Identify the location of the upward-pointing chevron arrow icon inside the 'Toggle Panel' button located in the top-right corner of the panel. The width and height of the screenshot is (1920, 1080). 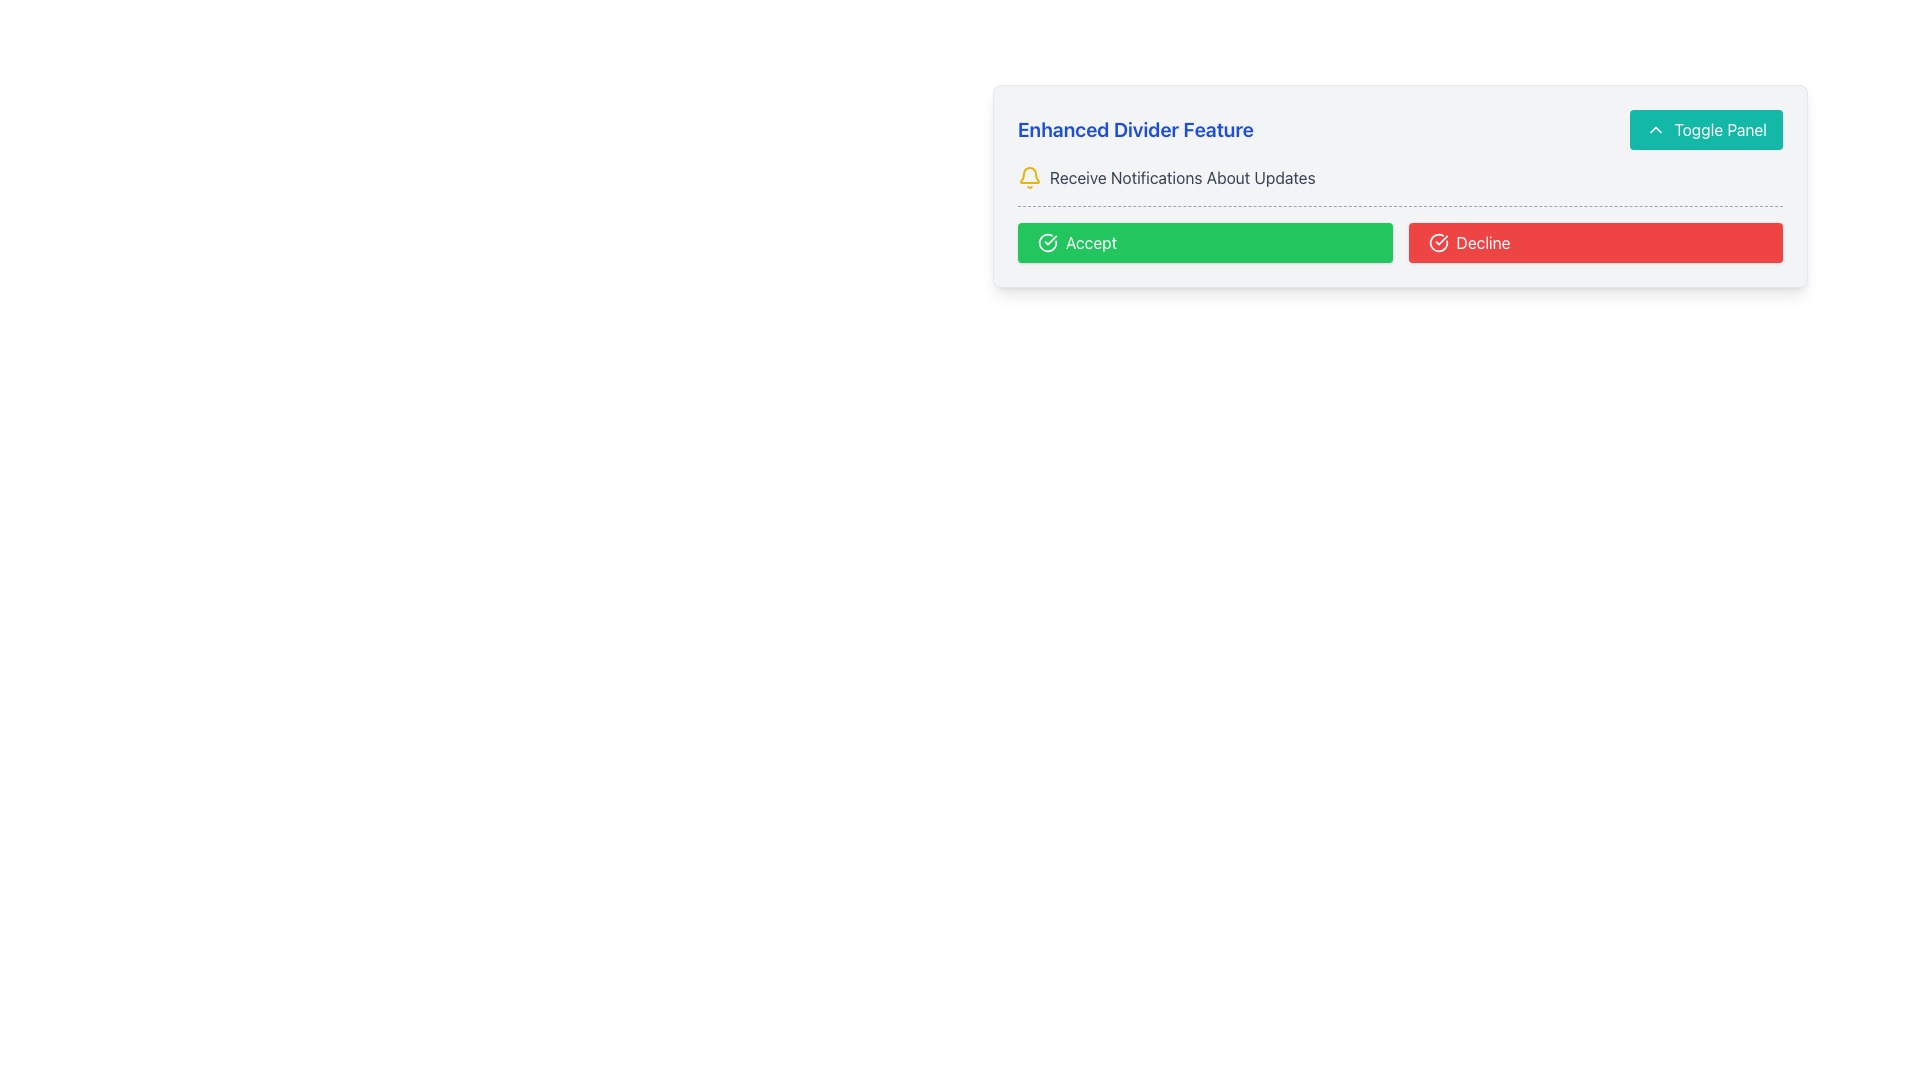
(1656, 130).